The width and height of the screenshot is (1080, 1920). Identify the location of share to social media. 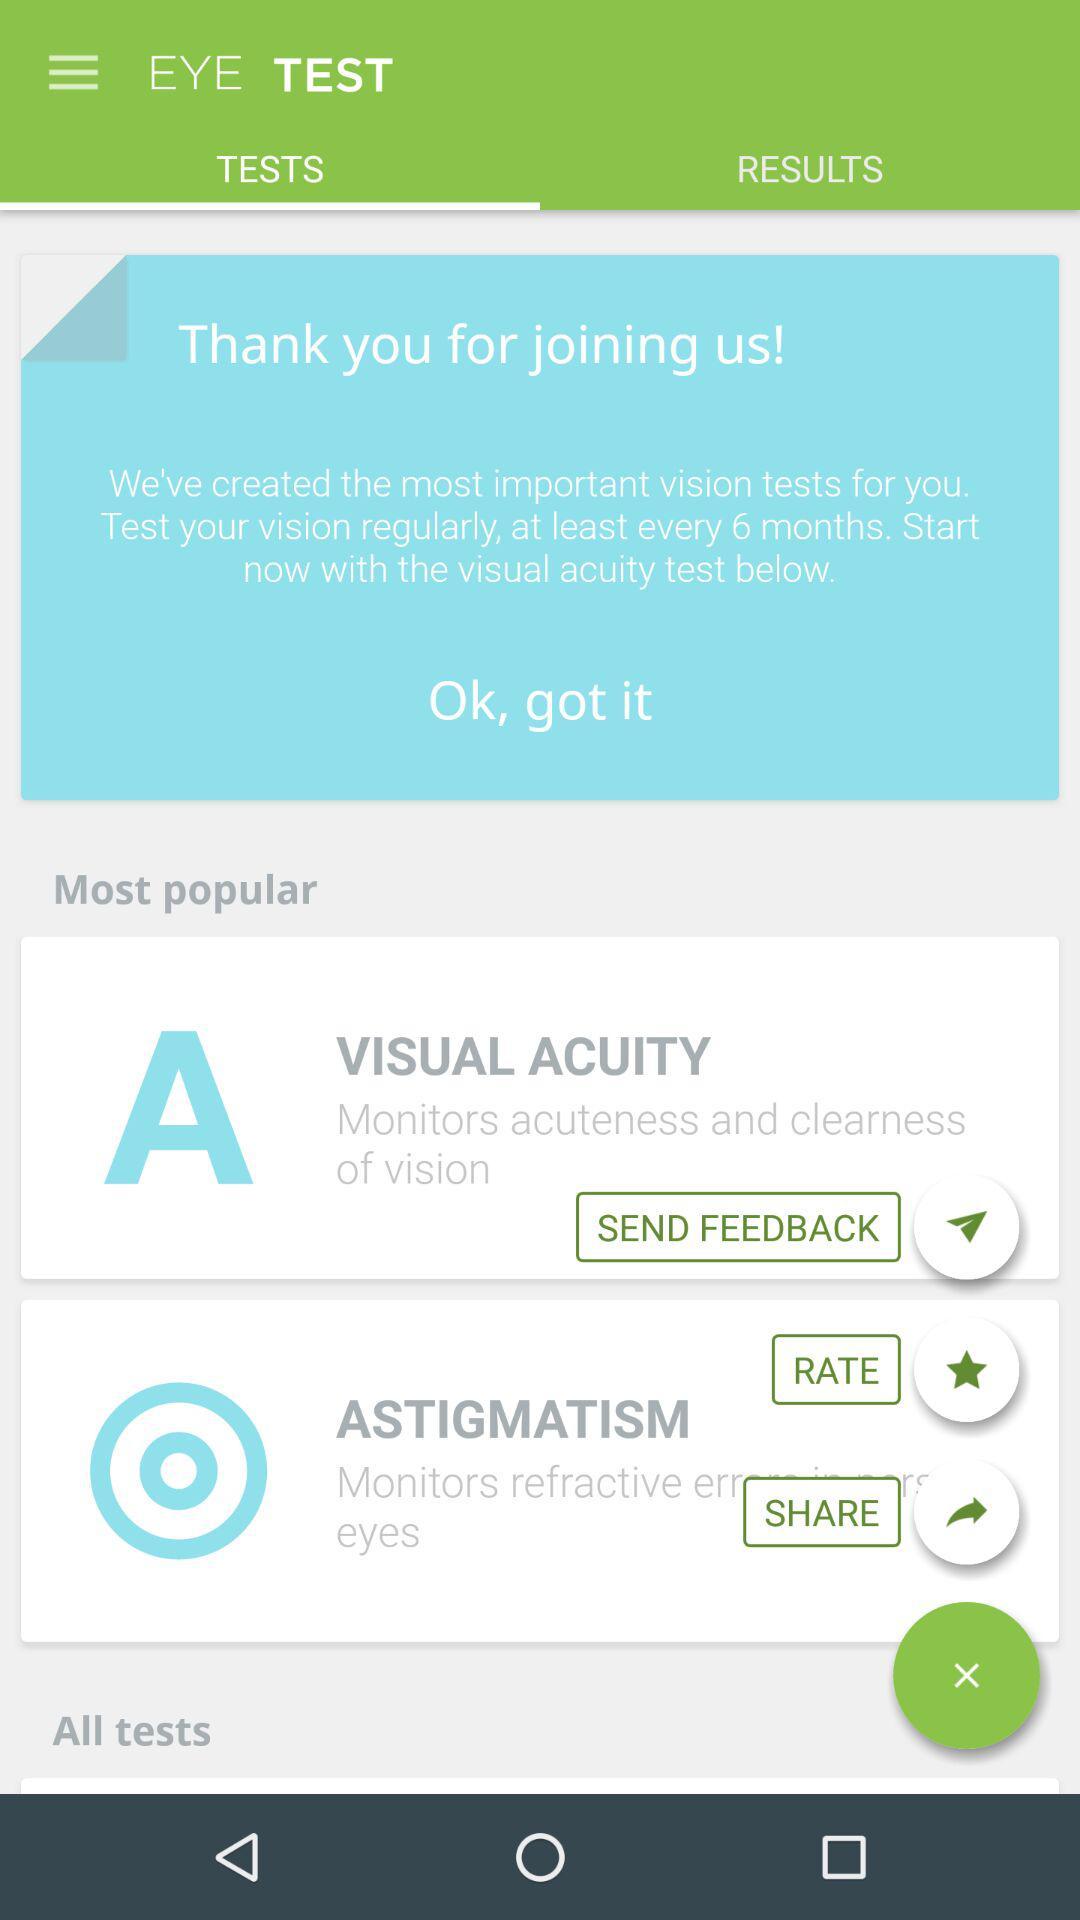
(965, 1512).